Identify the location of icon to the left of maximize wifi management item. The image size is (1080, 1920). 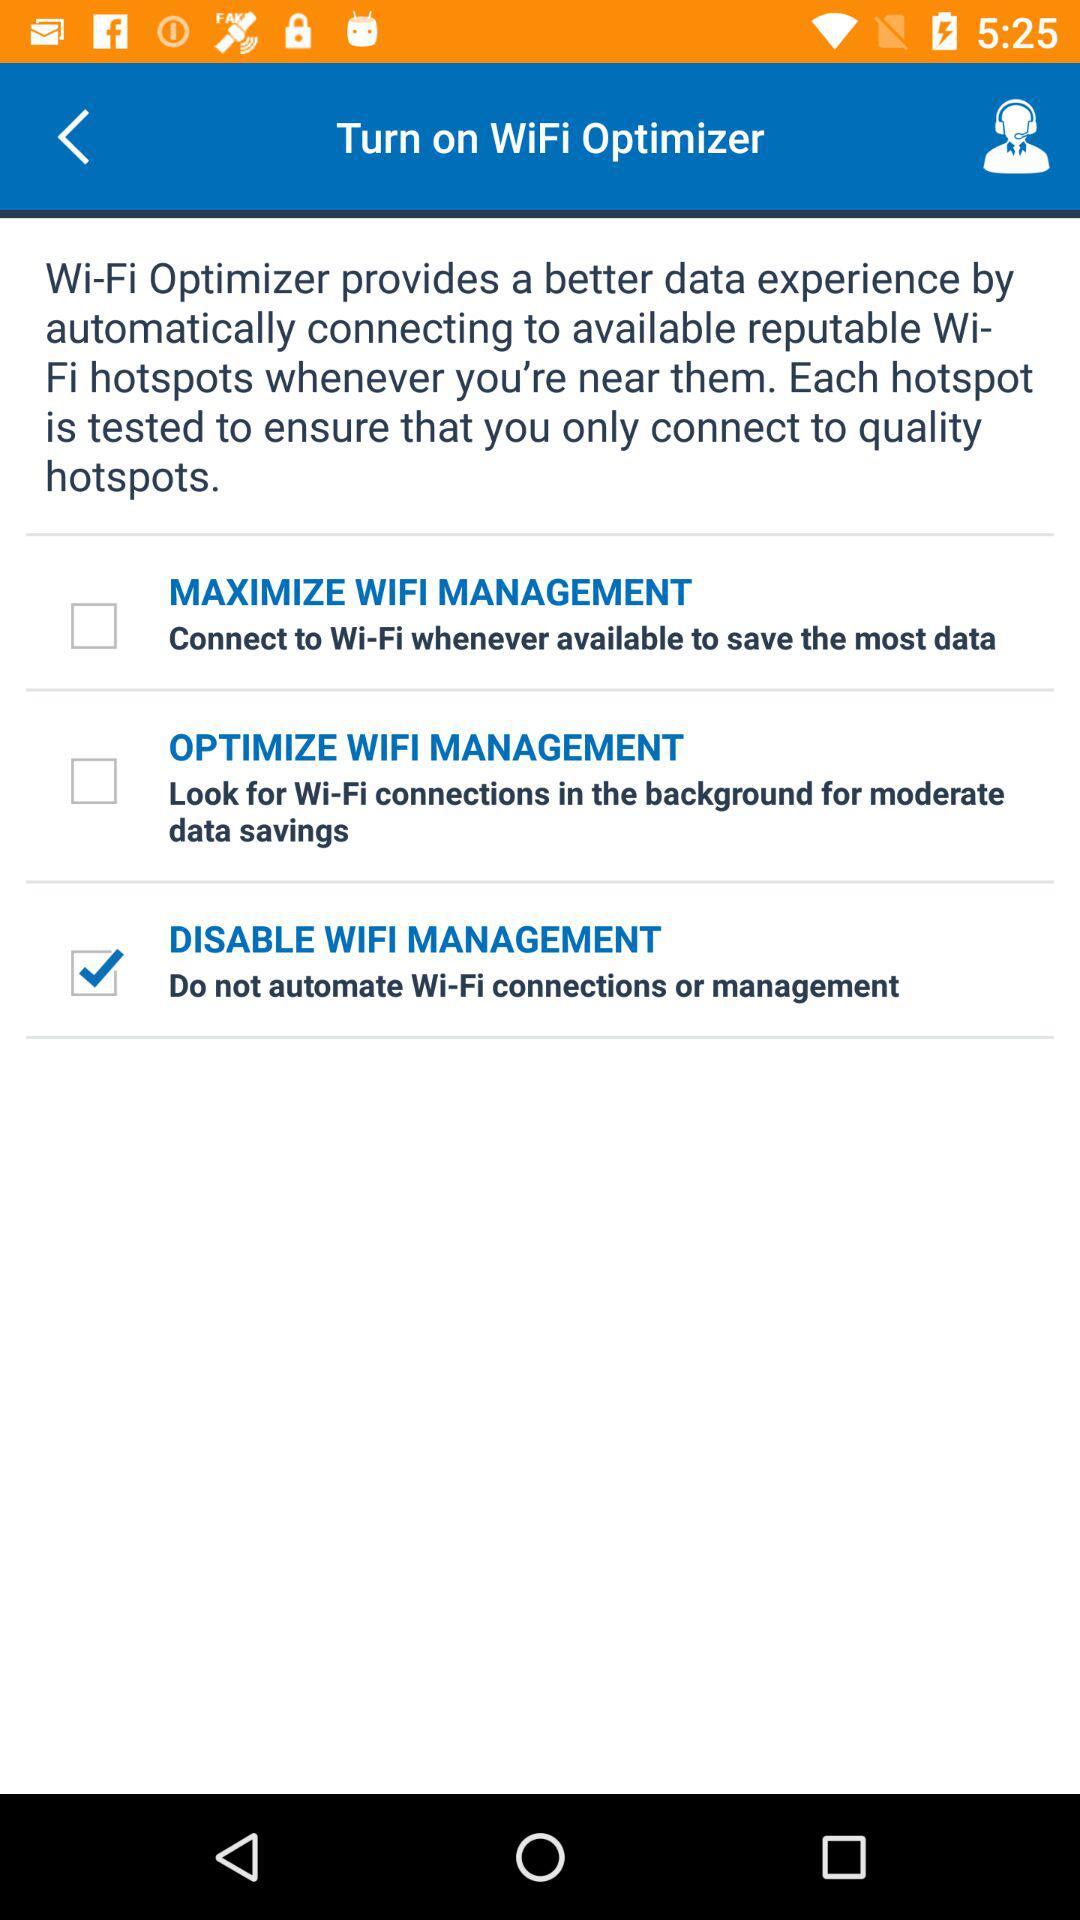
(97, 624).